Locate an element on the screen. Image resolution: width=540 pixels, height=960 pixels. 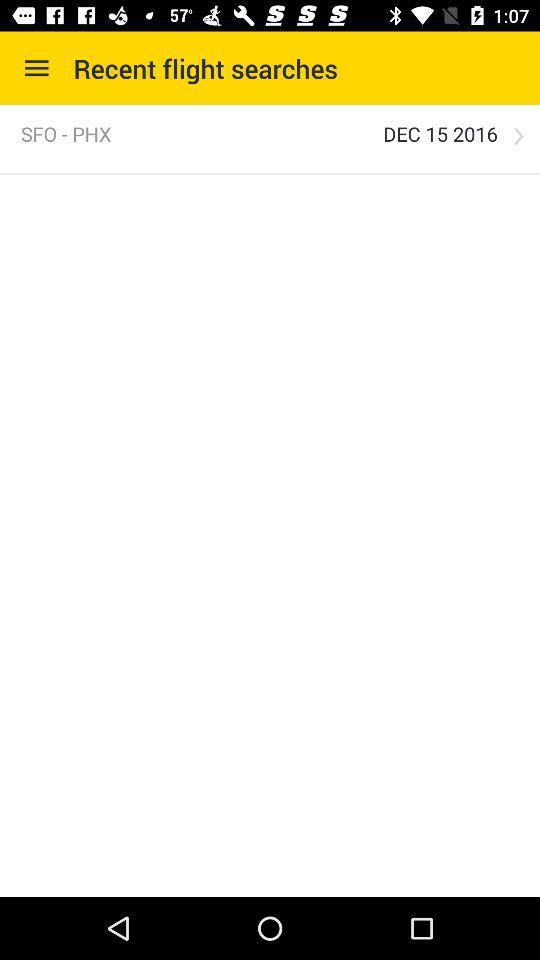
item next to dec 15 2016 is located at coordinates (66, 133).